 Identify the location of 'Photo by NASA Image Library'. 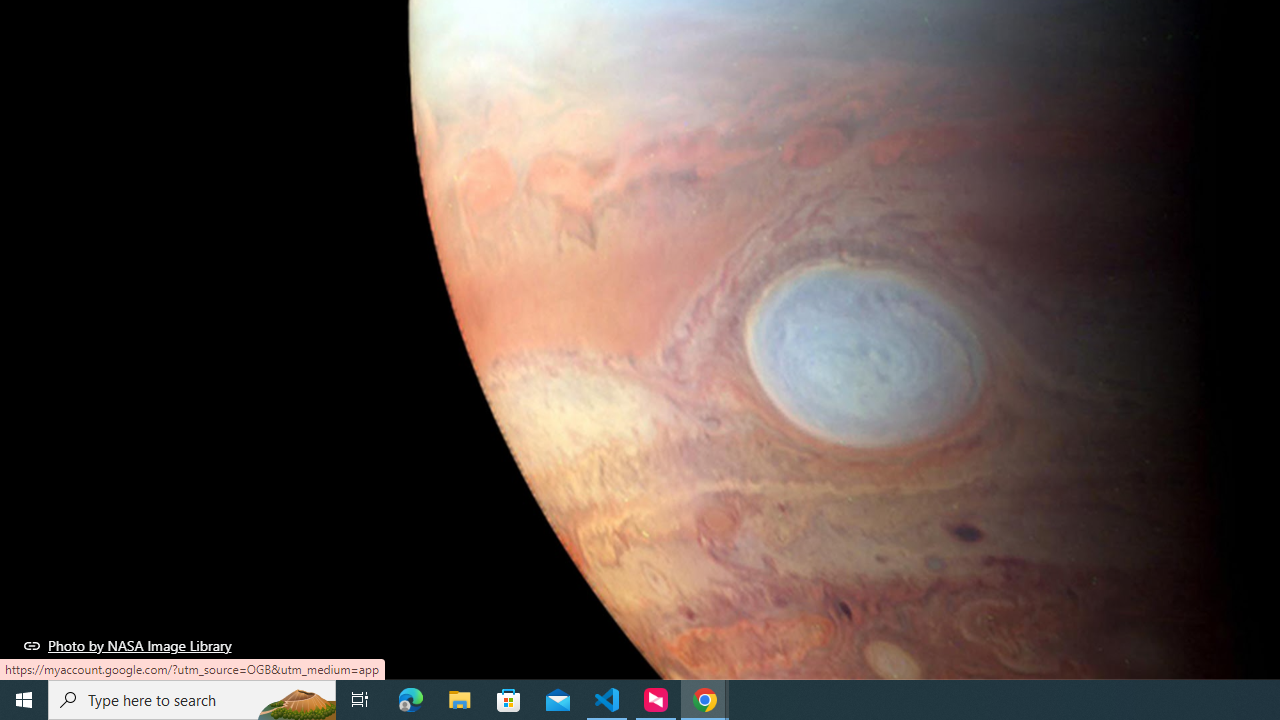
(127, 645).